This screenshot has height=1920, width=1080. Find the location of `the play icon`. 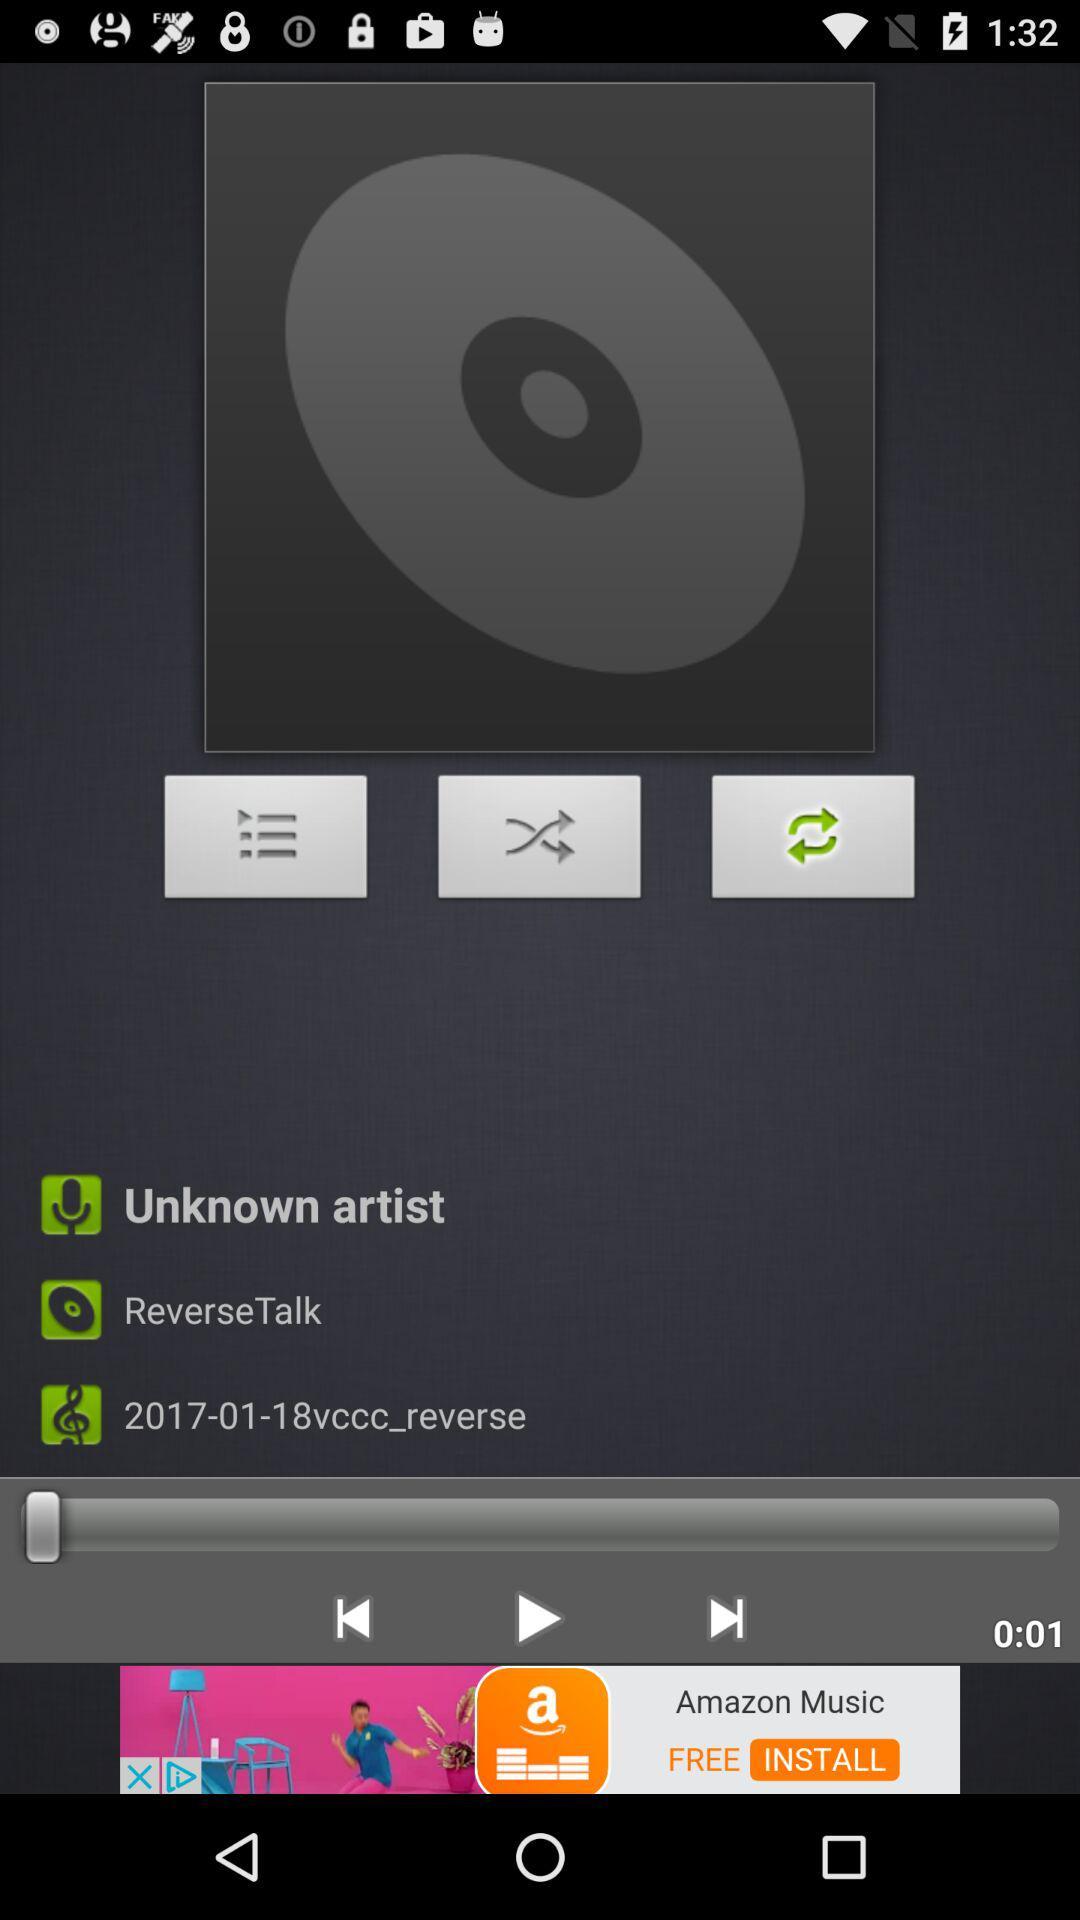

the play icon is located at coordinates (538, 1730).